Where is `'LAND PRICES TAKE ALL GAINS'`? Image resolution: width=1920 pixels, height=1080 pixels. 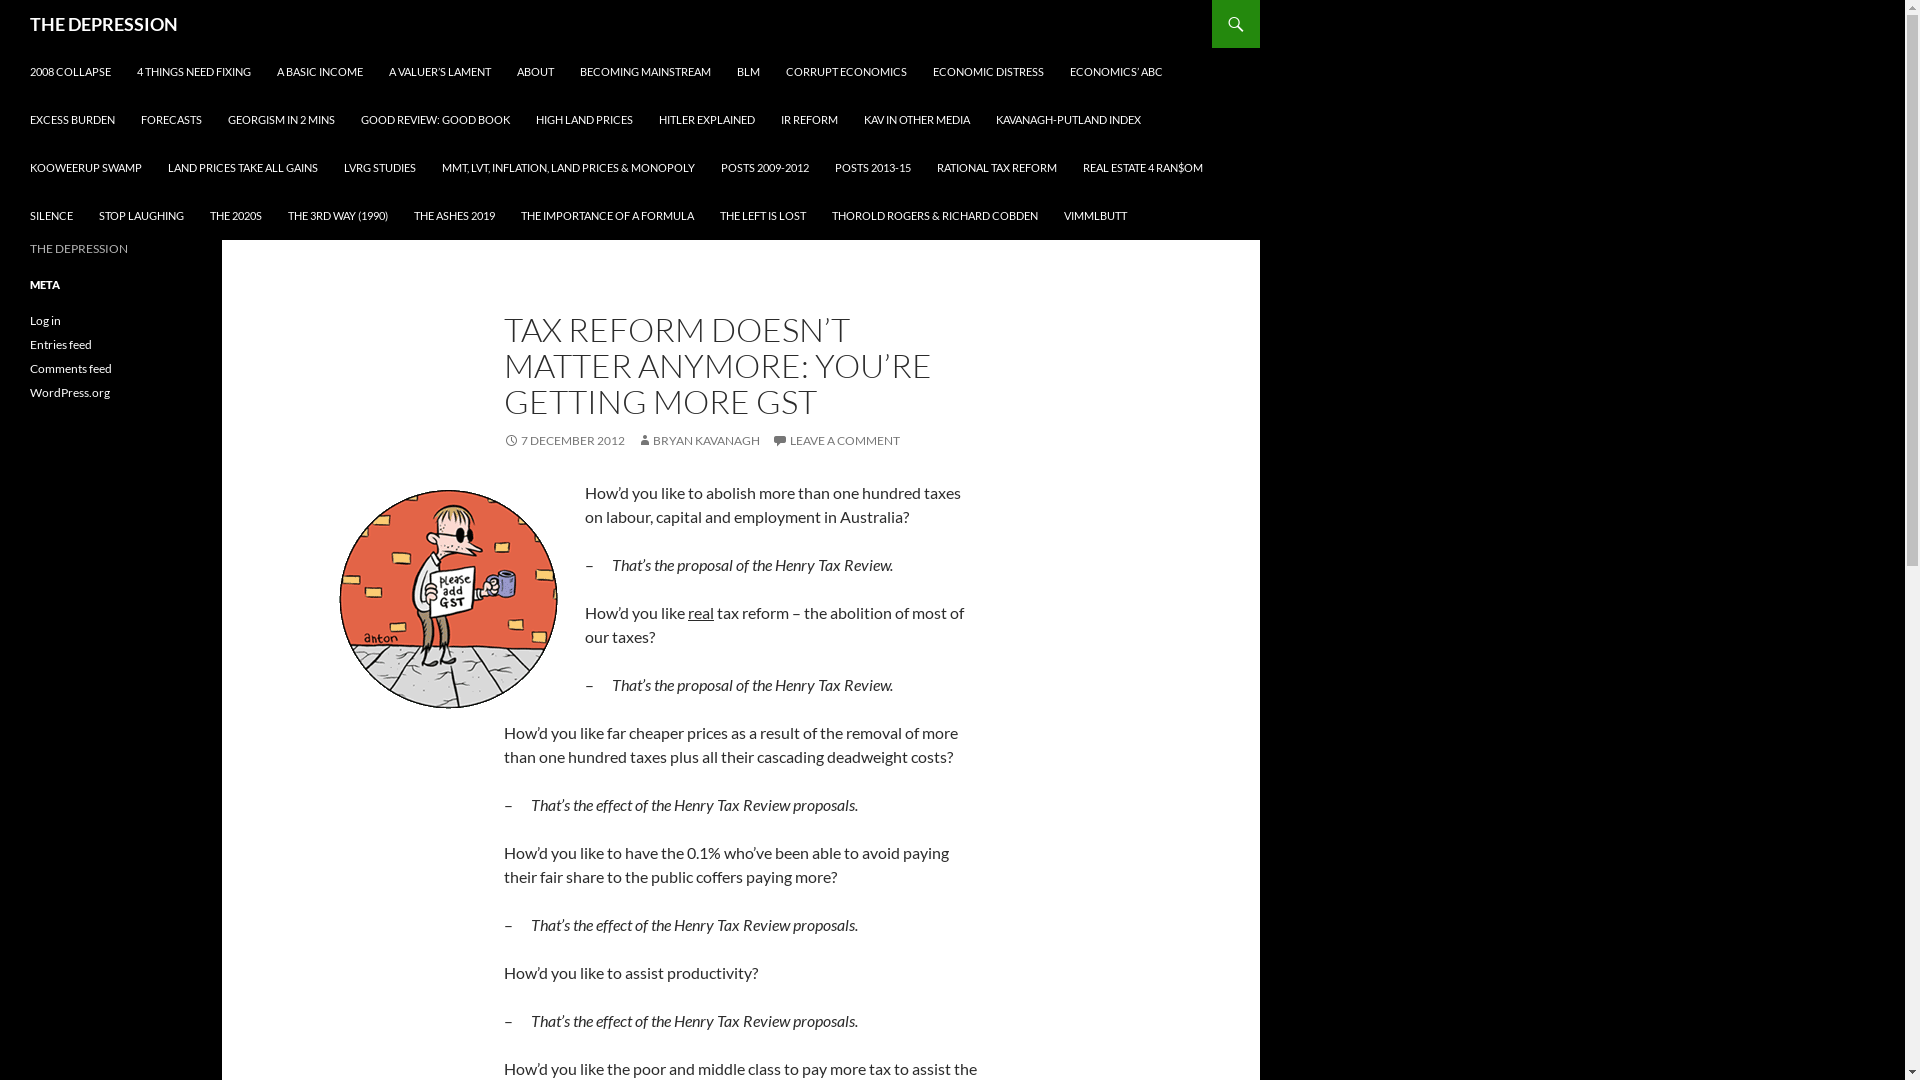 'LAND PRICES TAKE ALL GAINS' is located at coordinates (242, 167).